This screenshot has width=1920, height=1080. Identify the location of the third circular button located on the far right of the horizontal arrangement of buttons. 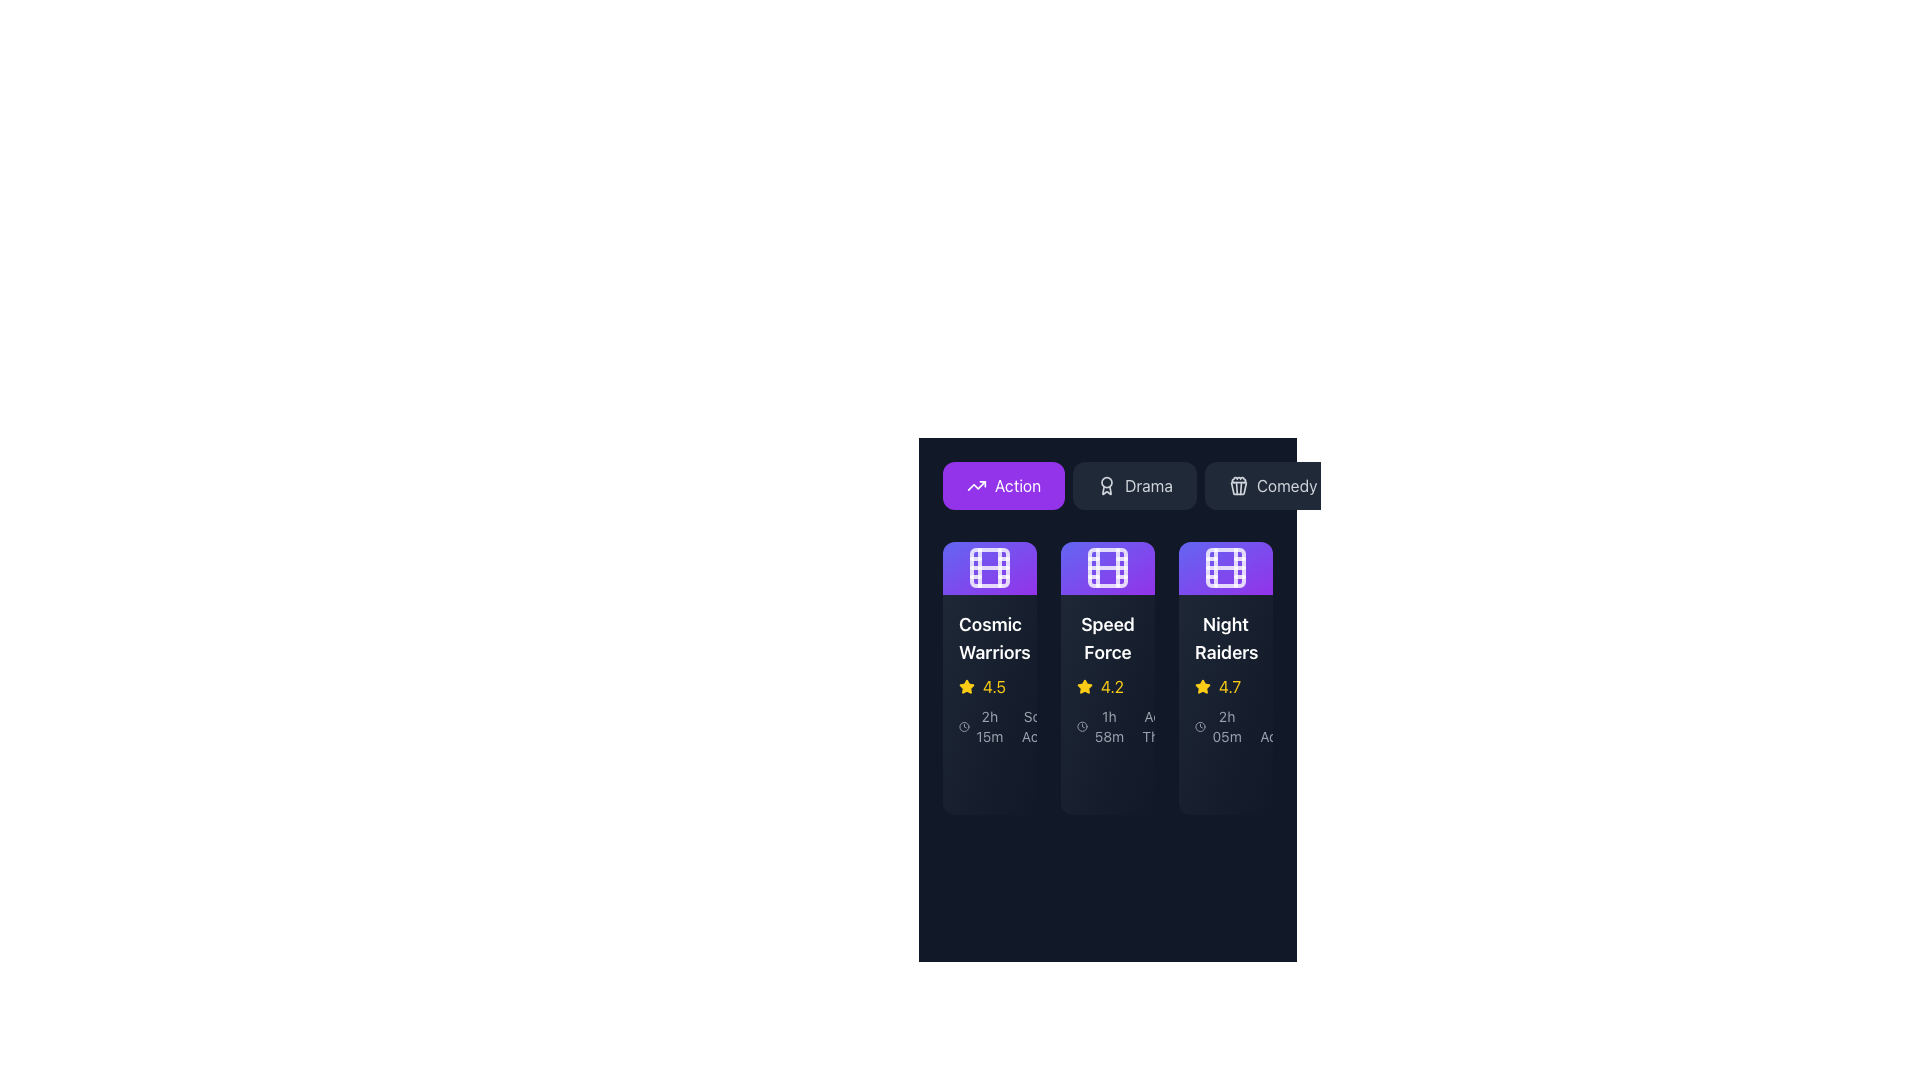
(1106, 777).